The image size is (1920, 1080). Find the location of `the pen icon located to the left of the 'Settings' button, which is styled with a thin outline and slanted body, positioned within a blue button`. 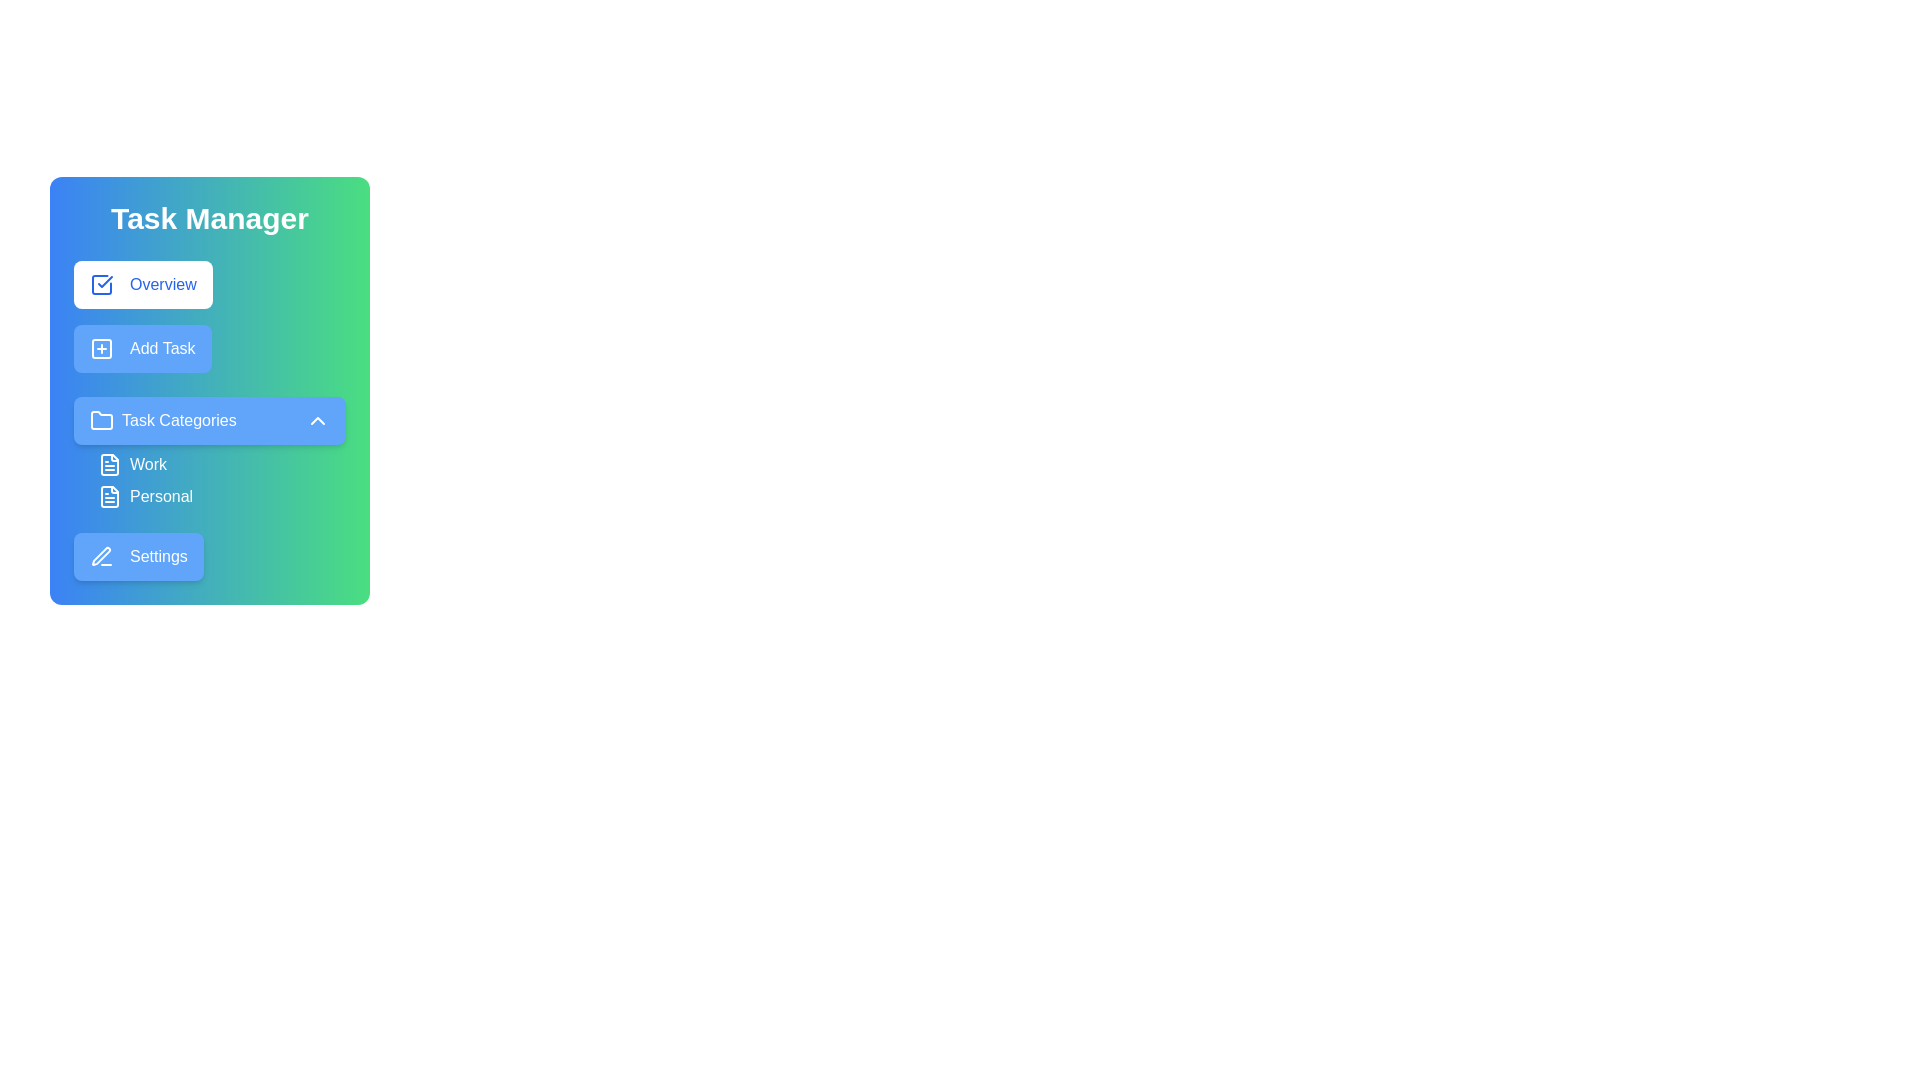

the pen icon located to the left of the 'Settings' button, which is styled with a thin outline and slanted body, positioned within a blue button is located at coordinates (100, 556).